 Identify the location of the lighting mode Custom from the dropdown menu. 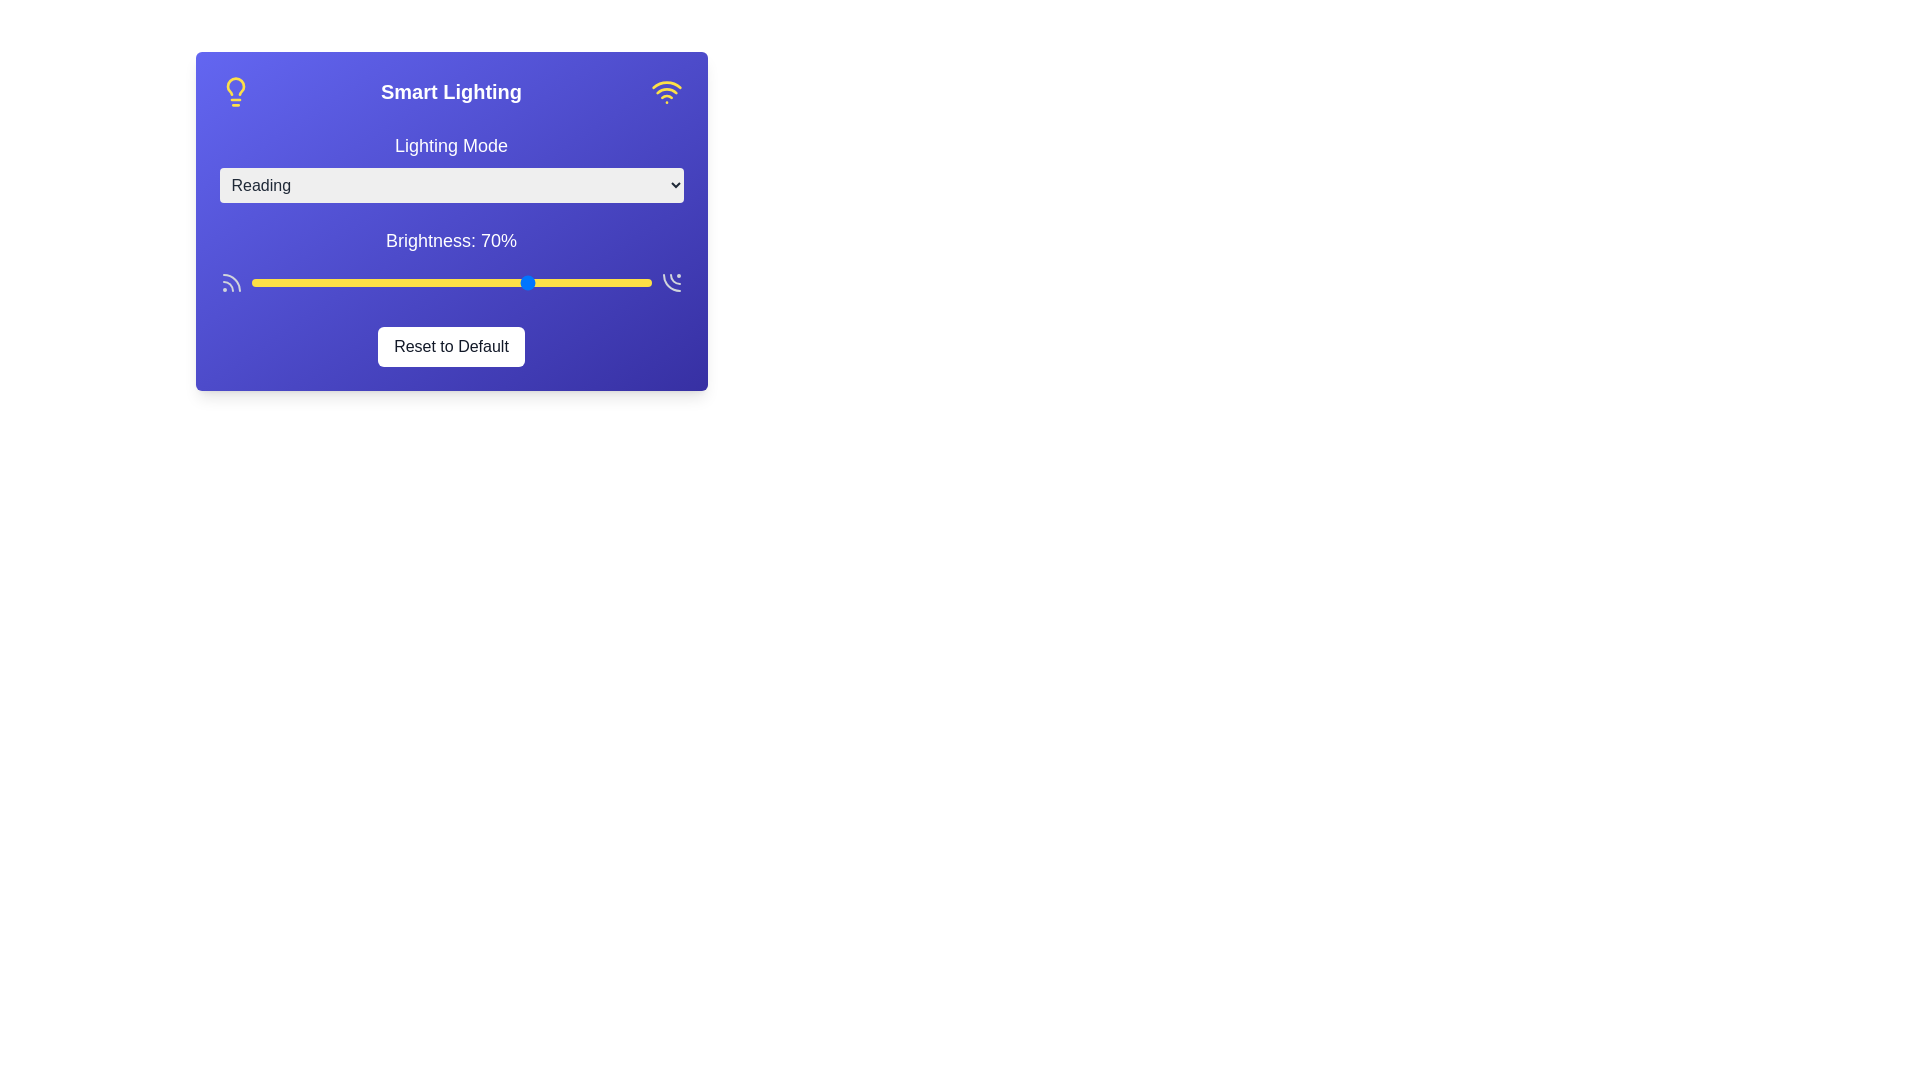
(450, 185).